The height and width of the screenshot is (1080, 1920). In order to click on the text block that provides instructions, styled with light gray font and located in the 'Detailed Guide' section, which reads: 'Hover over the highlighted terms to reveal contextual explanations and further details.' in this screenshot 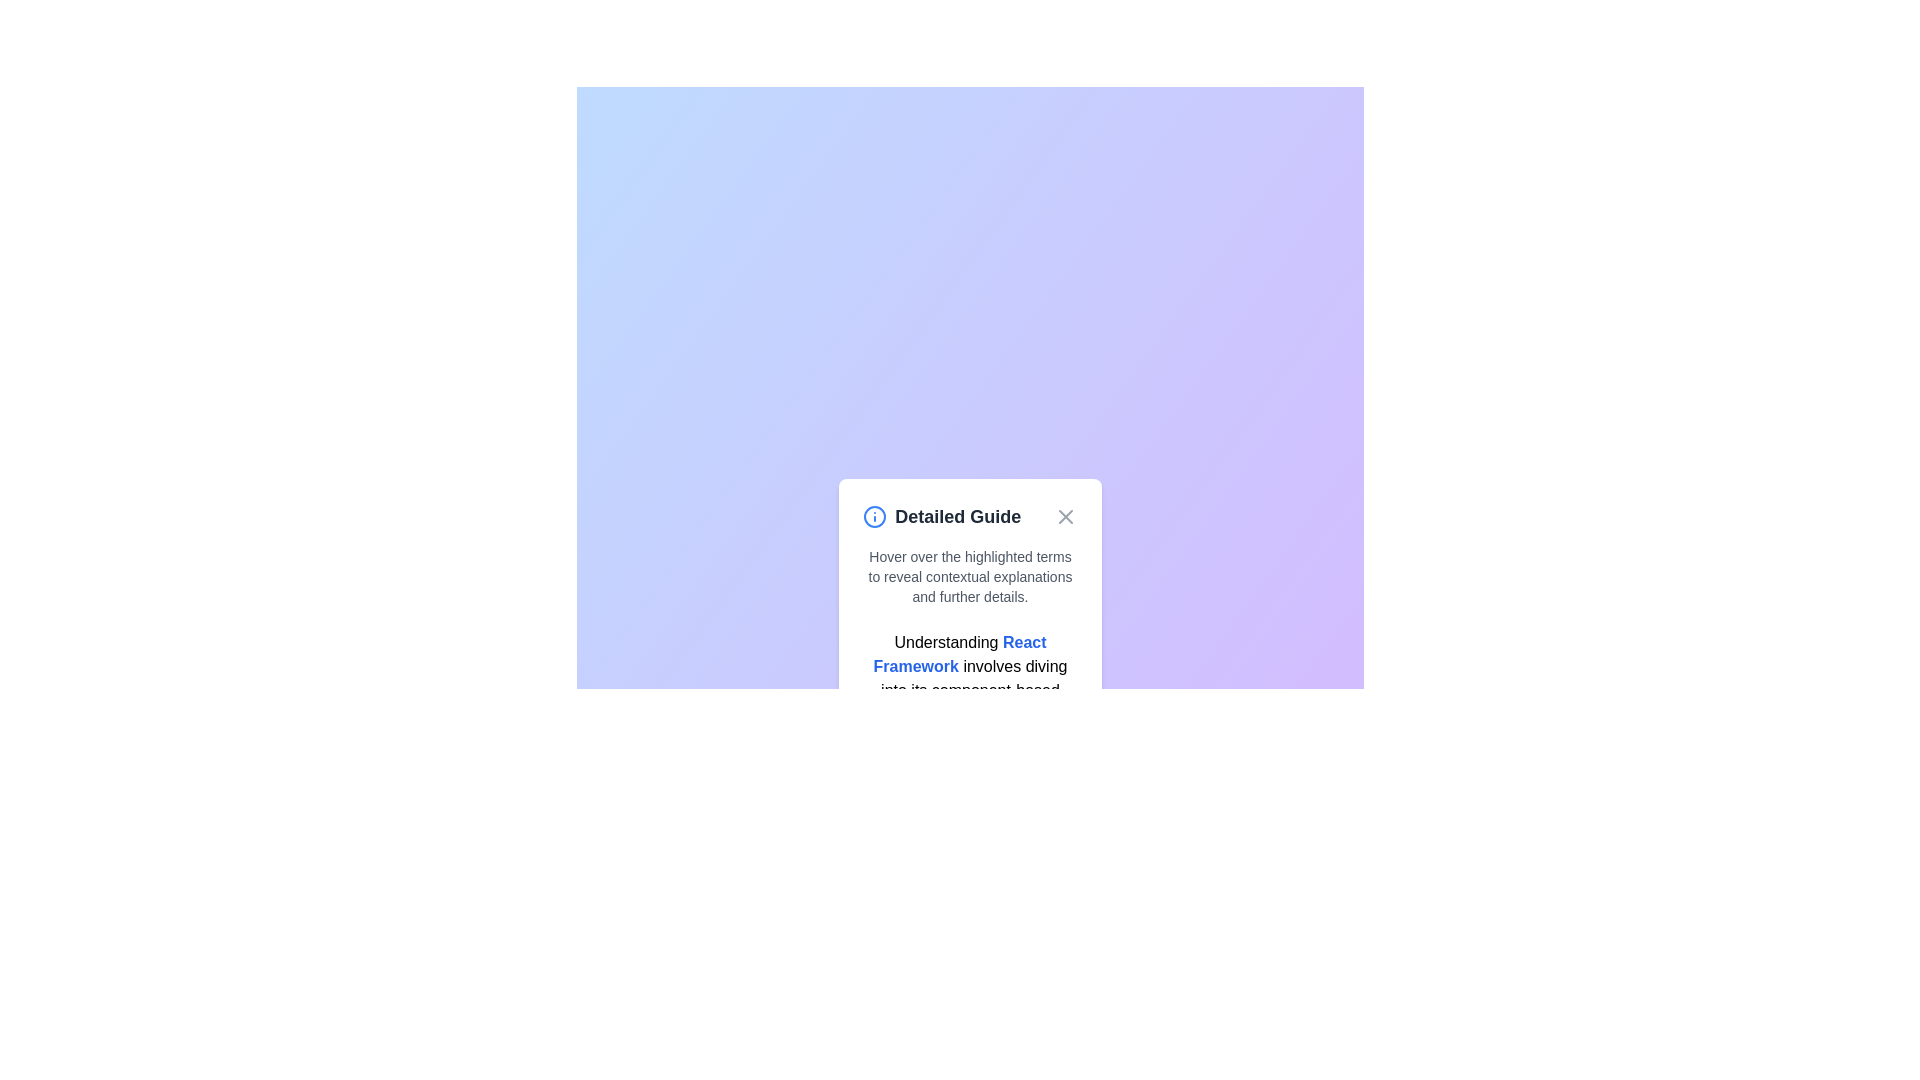, I will do `click(970, 577)`.